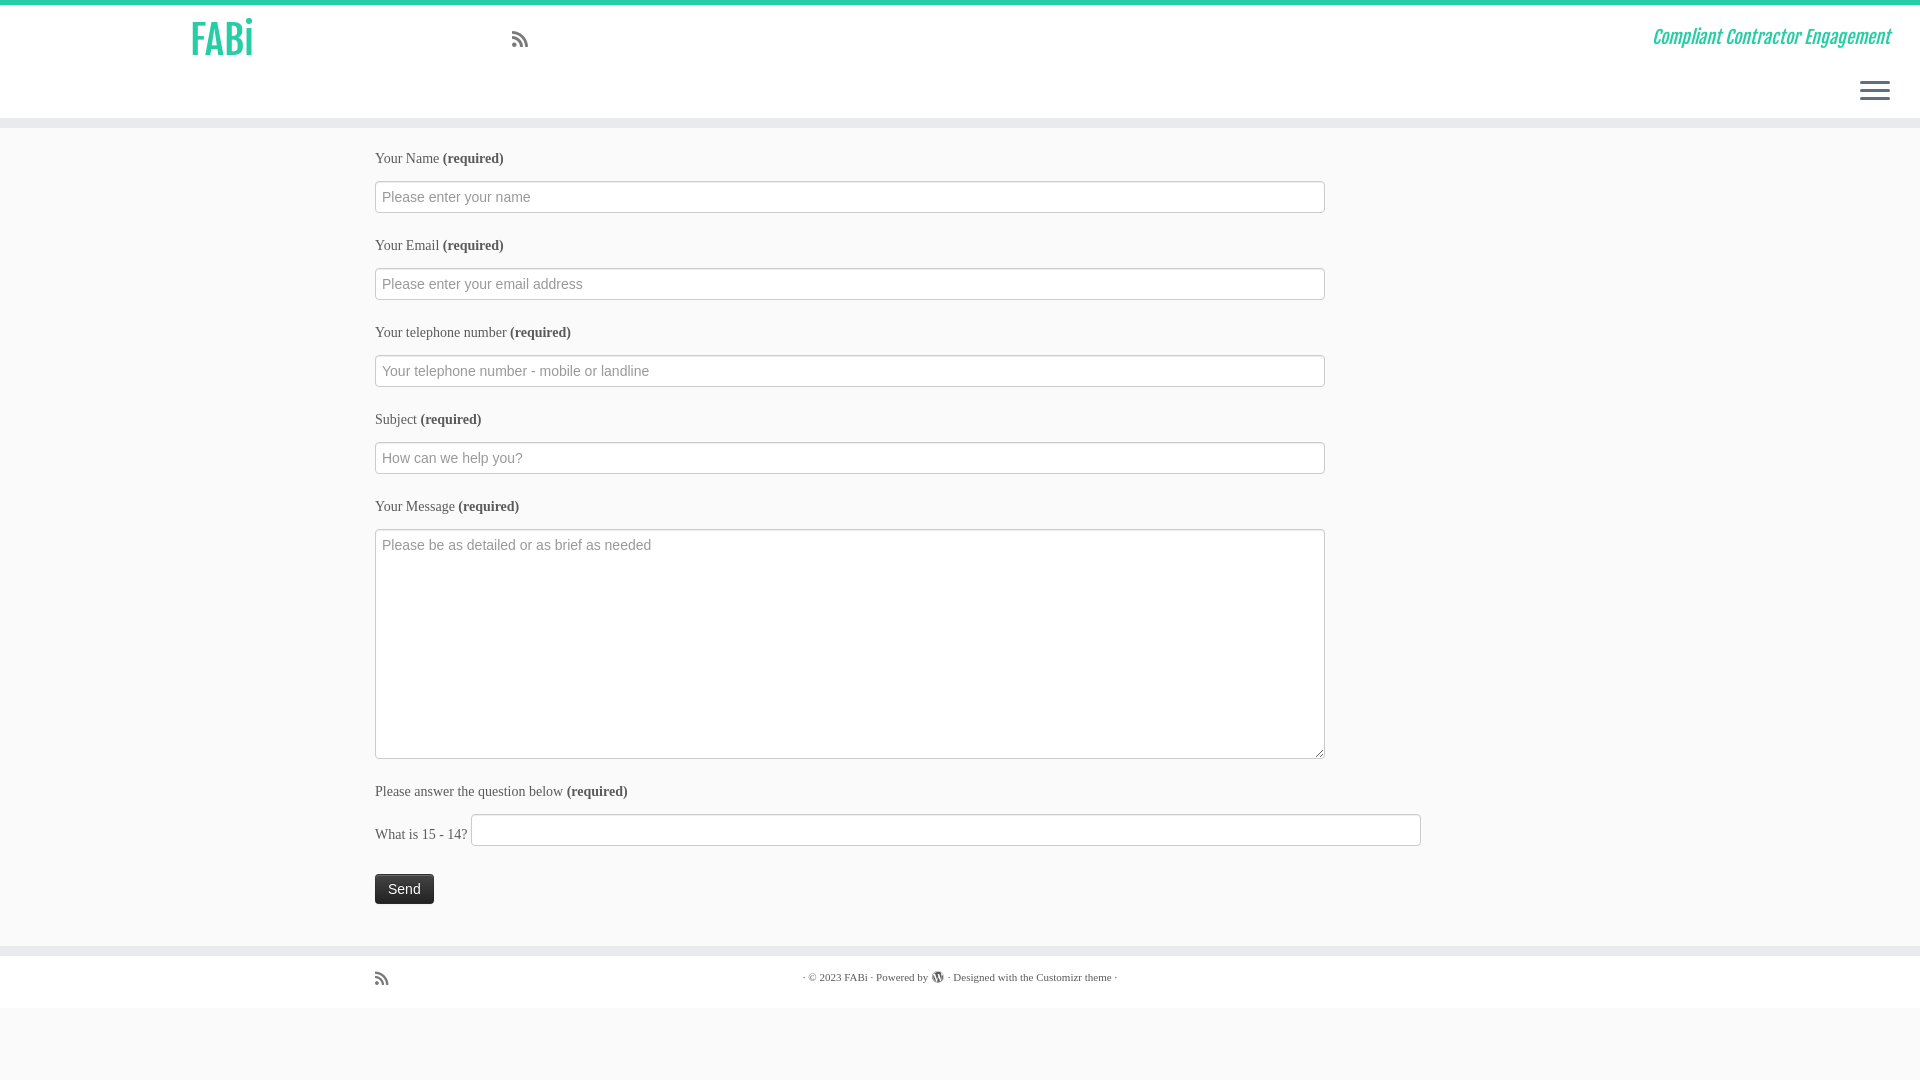  I want to click on 'Powered by WordPress', so click(936, 973).